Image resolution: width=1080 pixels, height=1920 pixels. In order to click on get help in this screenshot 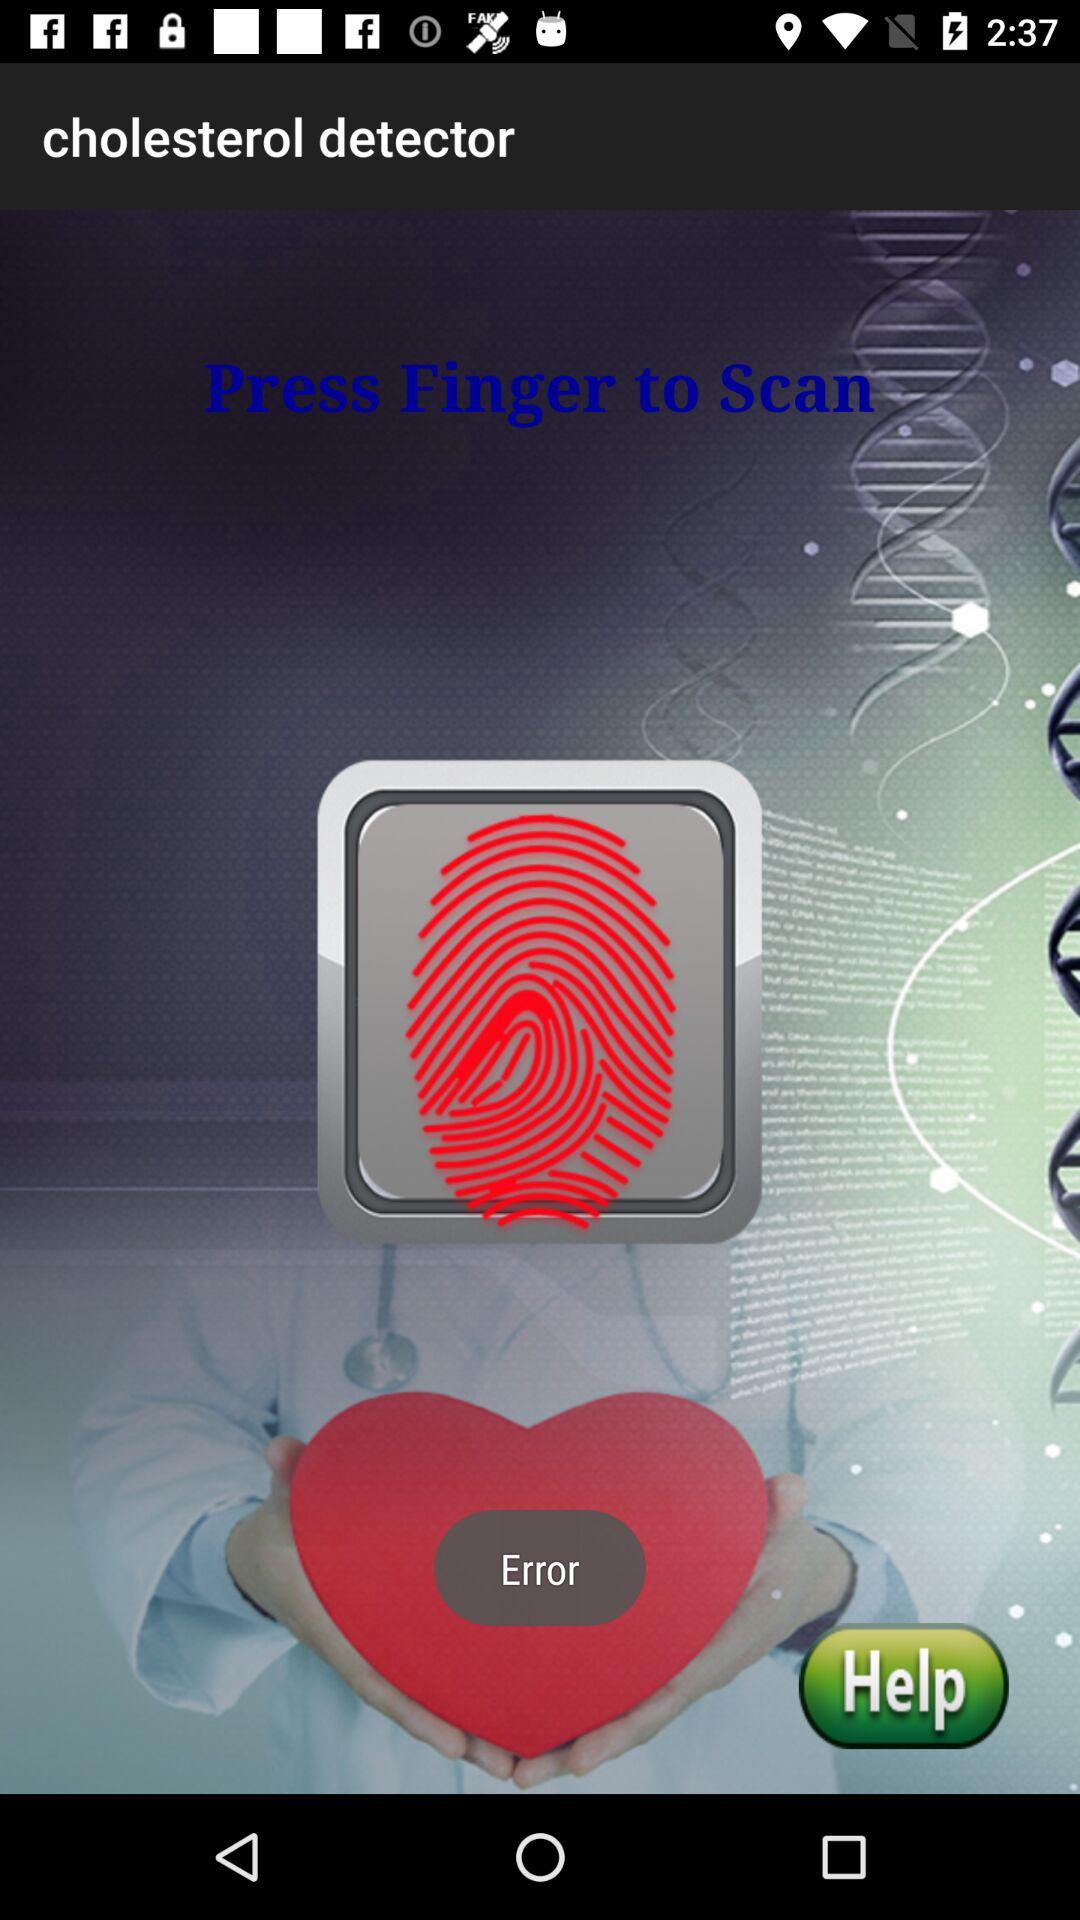, I will do `click(903, 1684)`.